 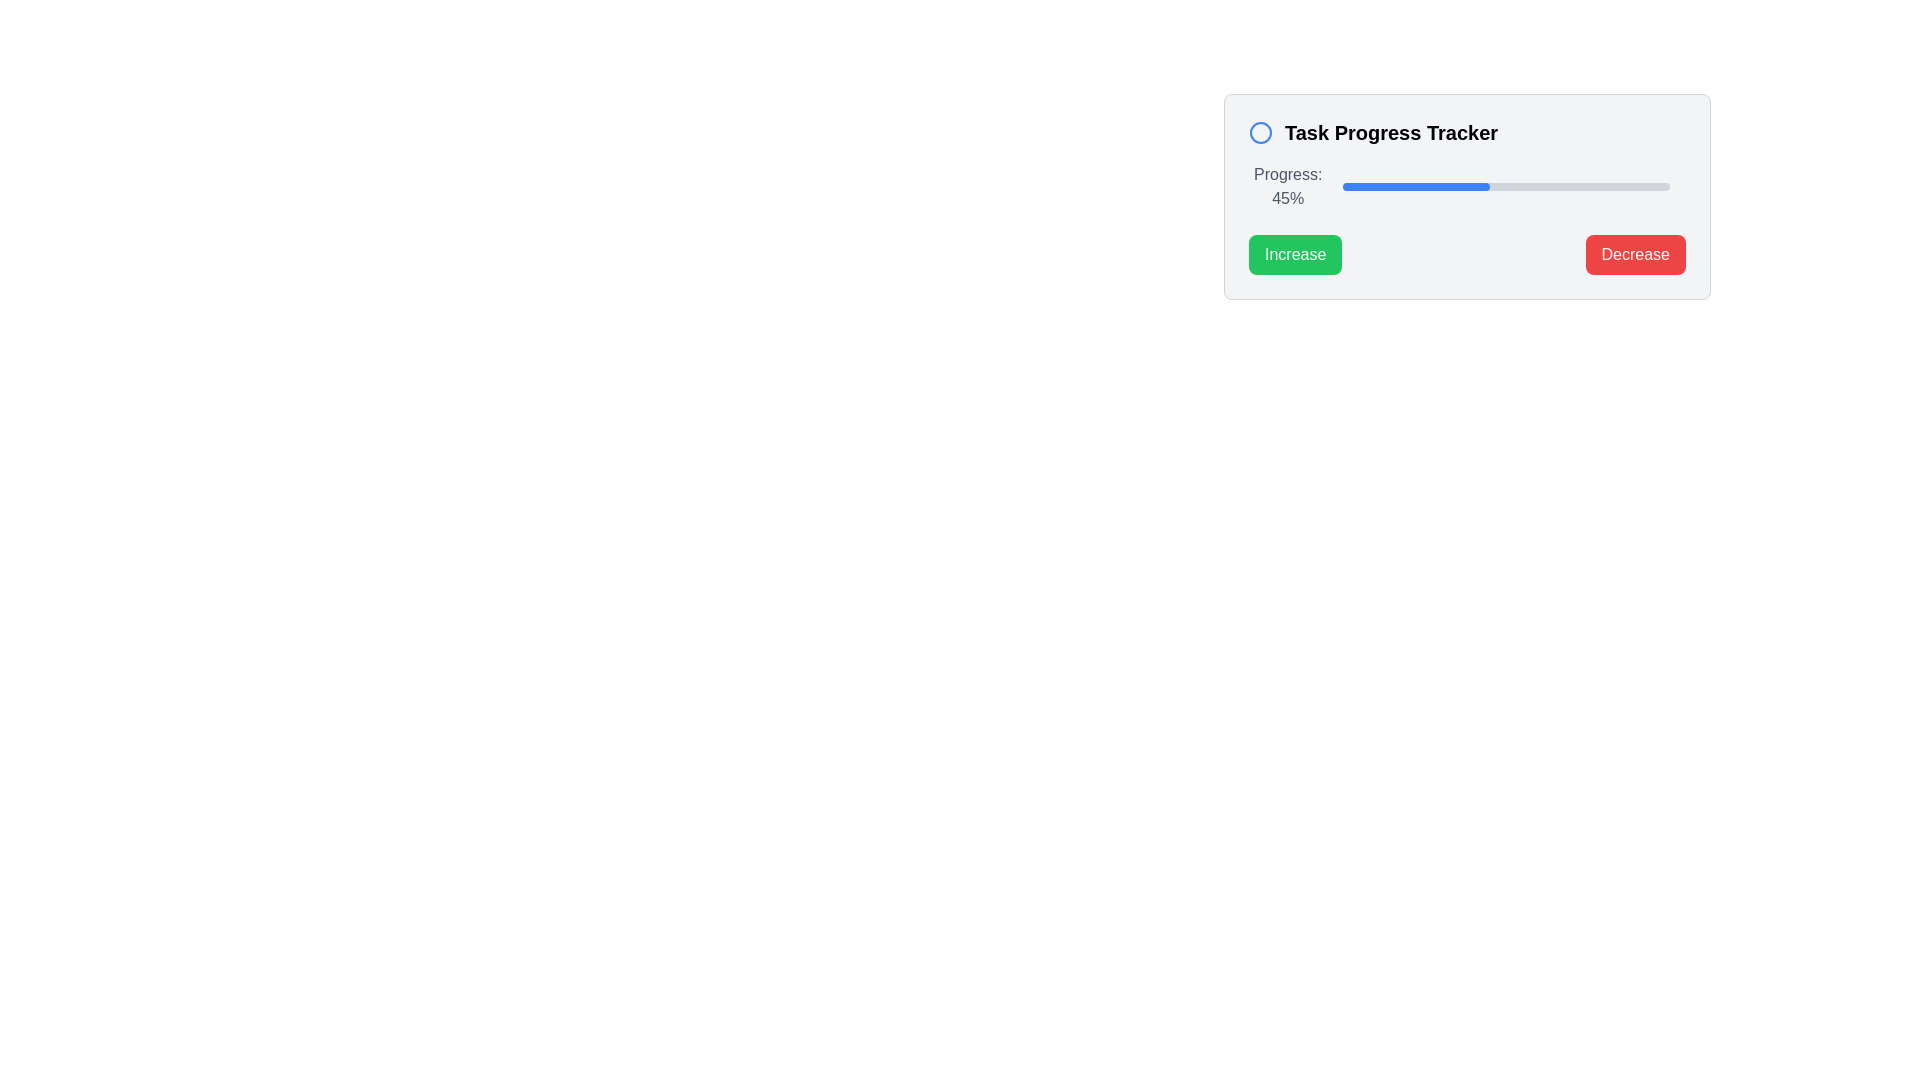 I want to click on the green 'Increase' button with rounded corners, which features white text, so click(x=1295, y=253).